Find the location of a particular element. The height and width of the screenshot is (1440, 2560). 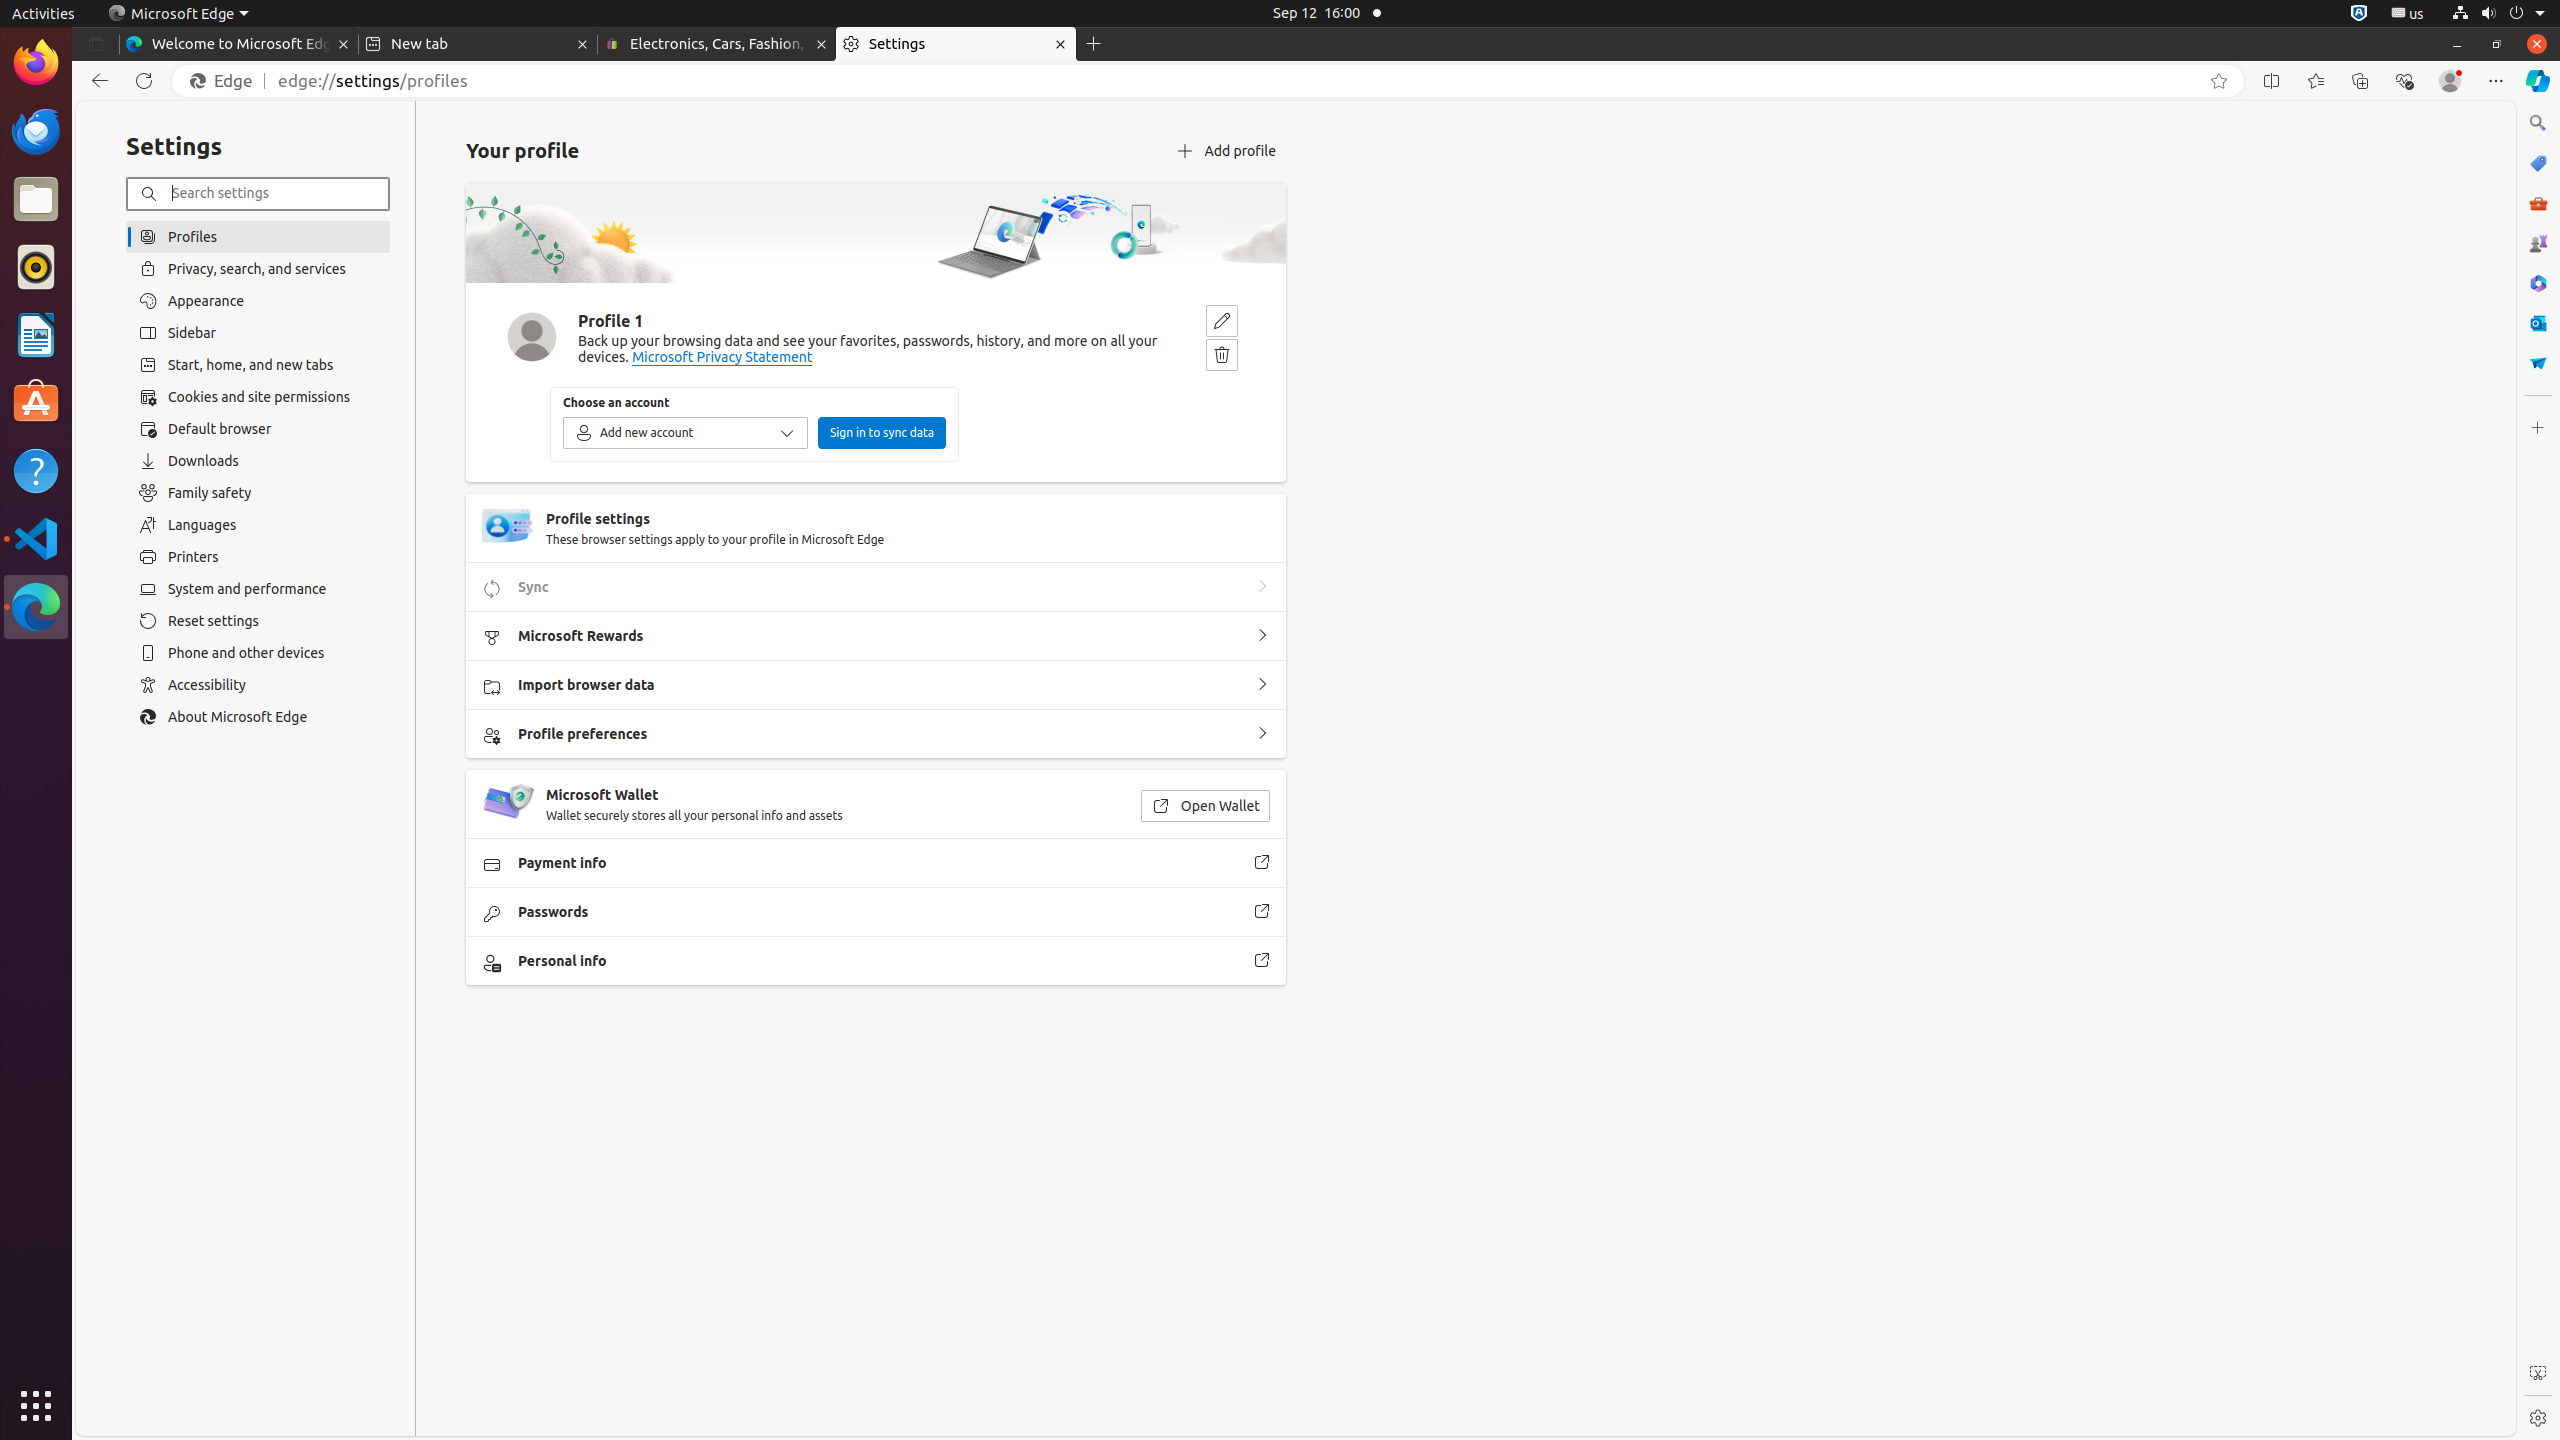

'Edit' is located at coordinates (1222, 319).